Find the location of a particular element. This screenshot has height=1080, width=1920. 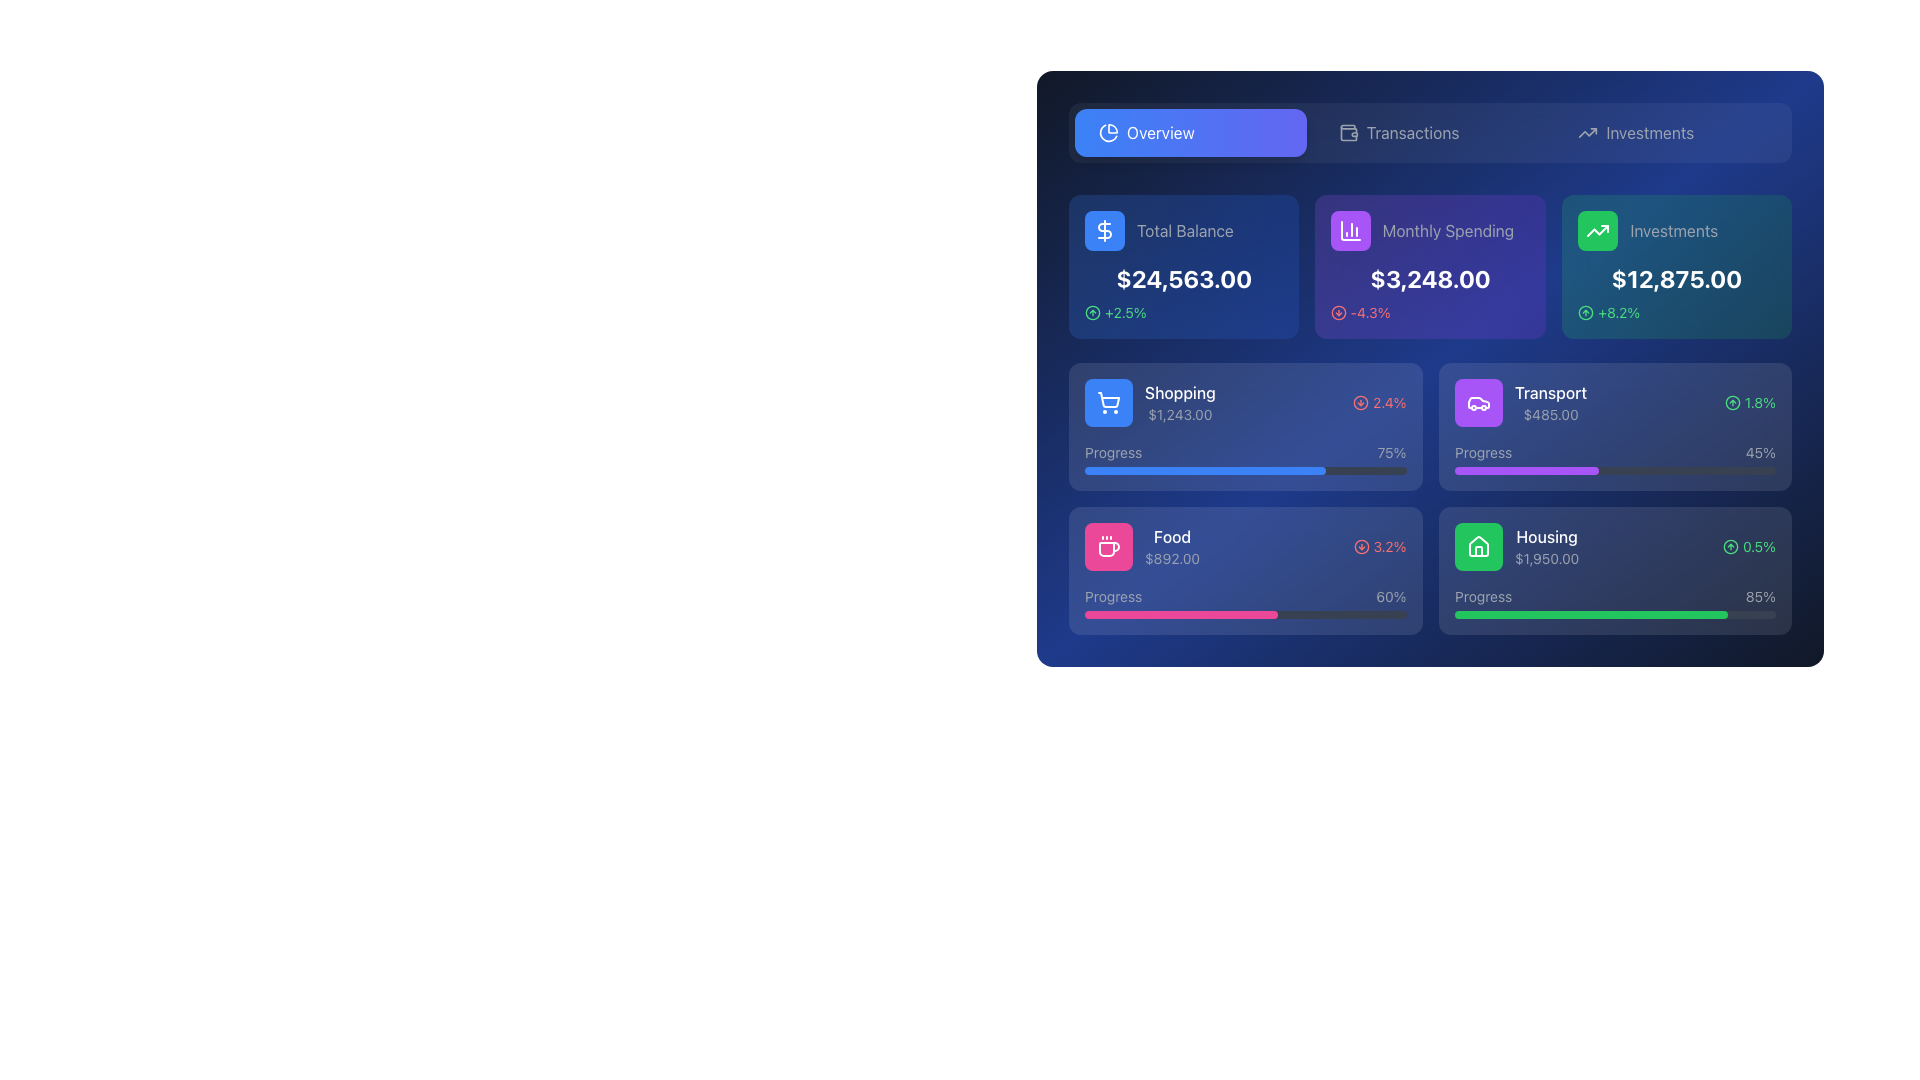

the progress bar representing a 60% completion level within the 'Food $892.00' card, located below the 'Progress' label is located at coordinates (1244, 613).